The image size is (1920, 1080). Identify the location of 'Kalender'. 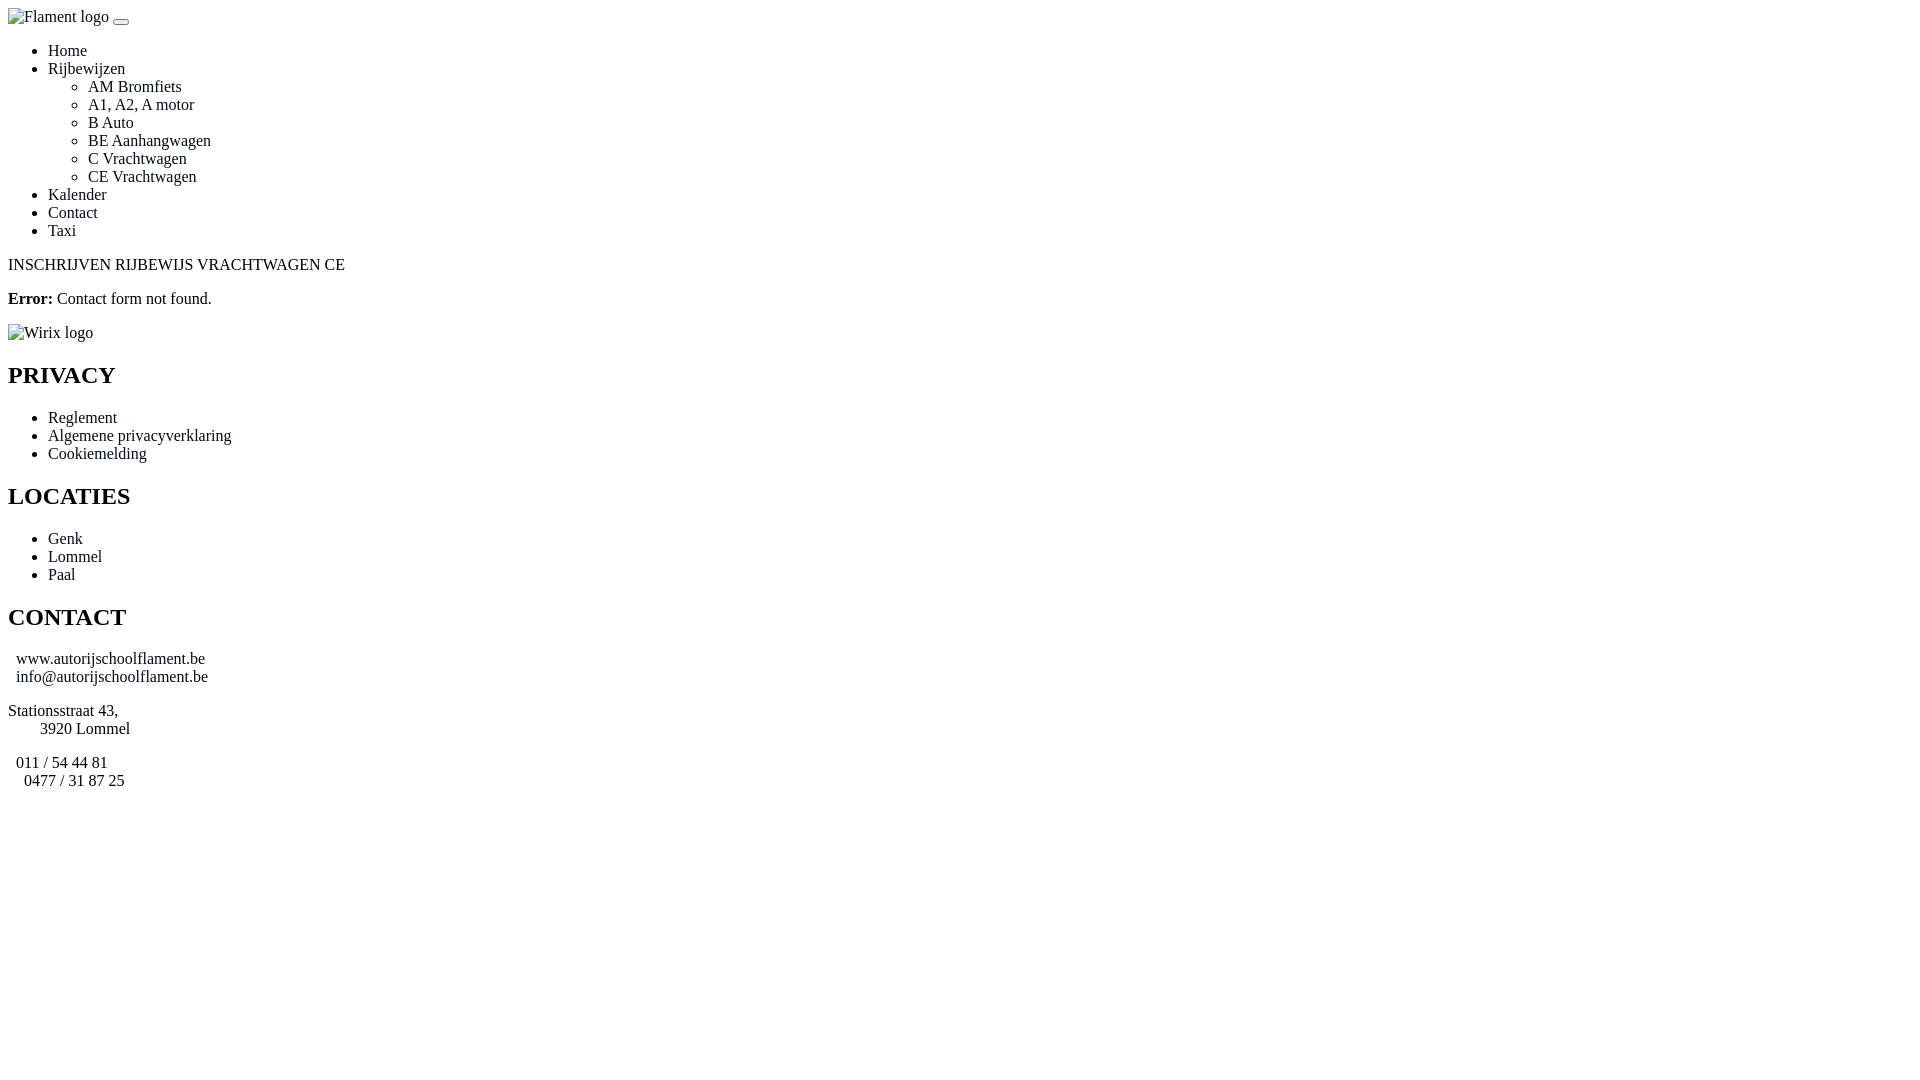
(77, 194).